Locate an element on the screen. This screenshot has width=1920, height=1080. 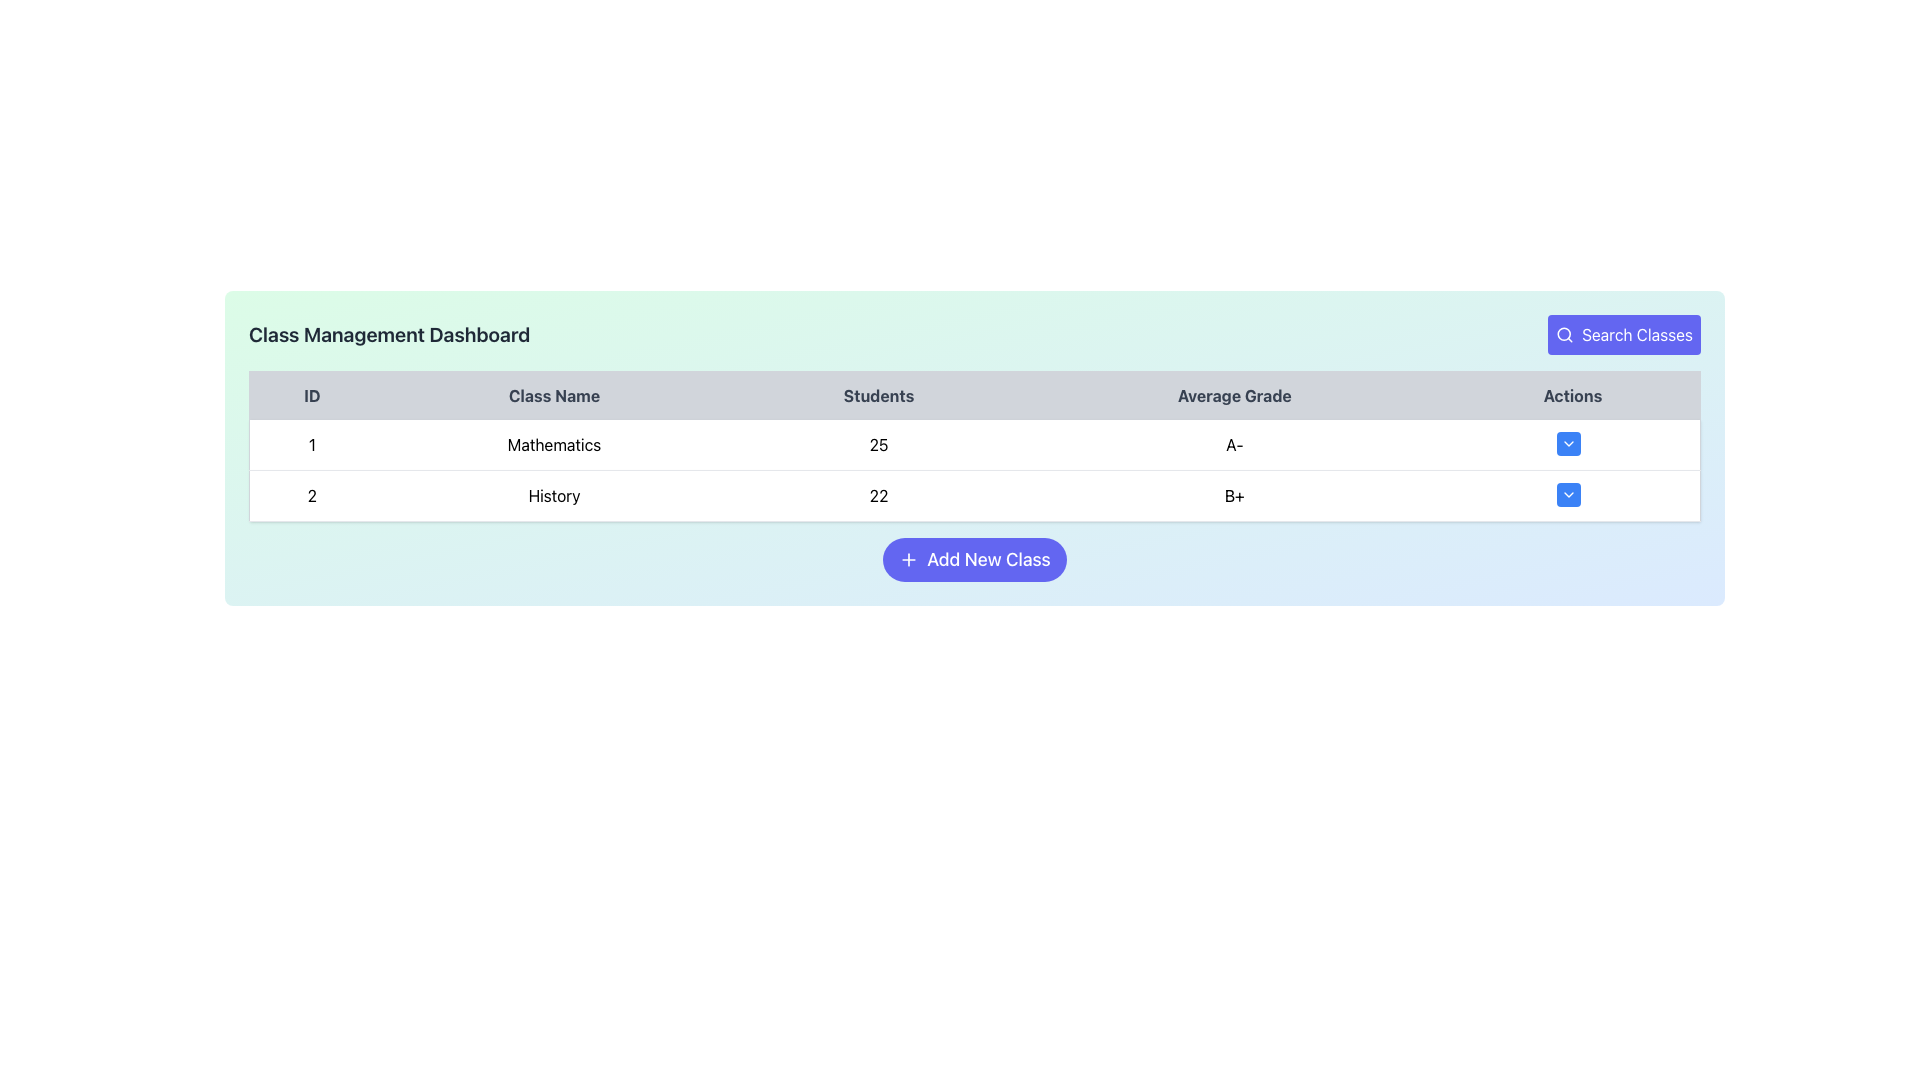
the second row of the table displaying class details, which includes ID, name, student count, and average grade is located at coordinates (974, 495).